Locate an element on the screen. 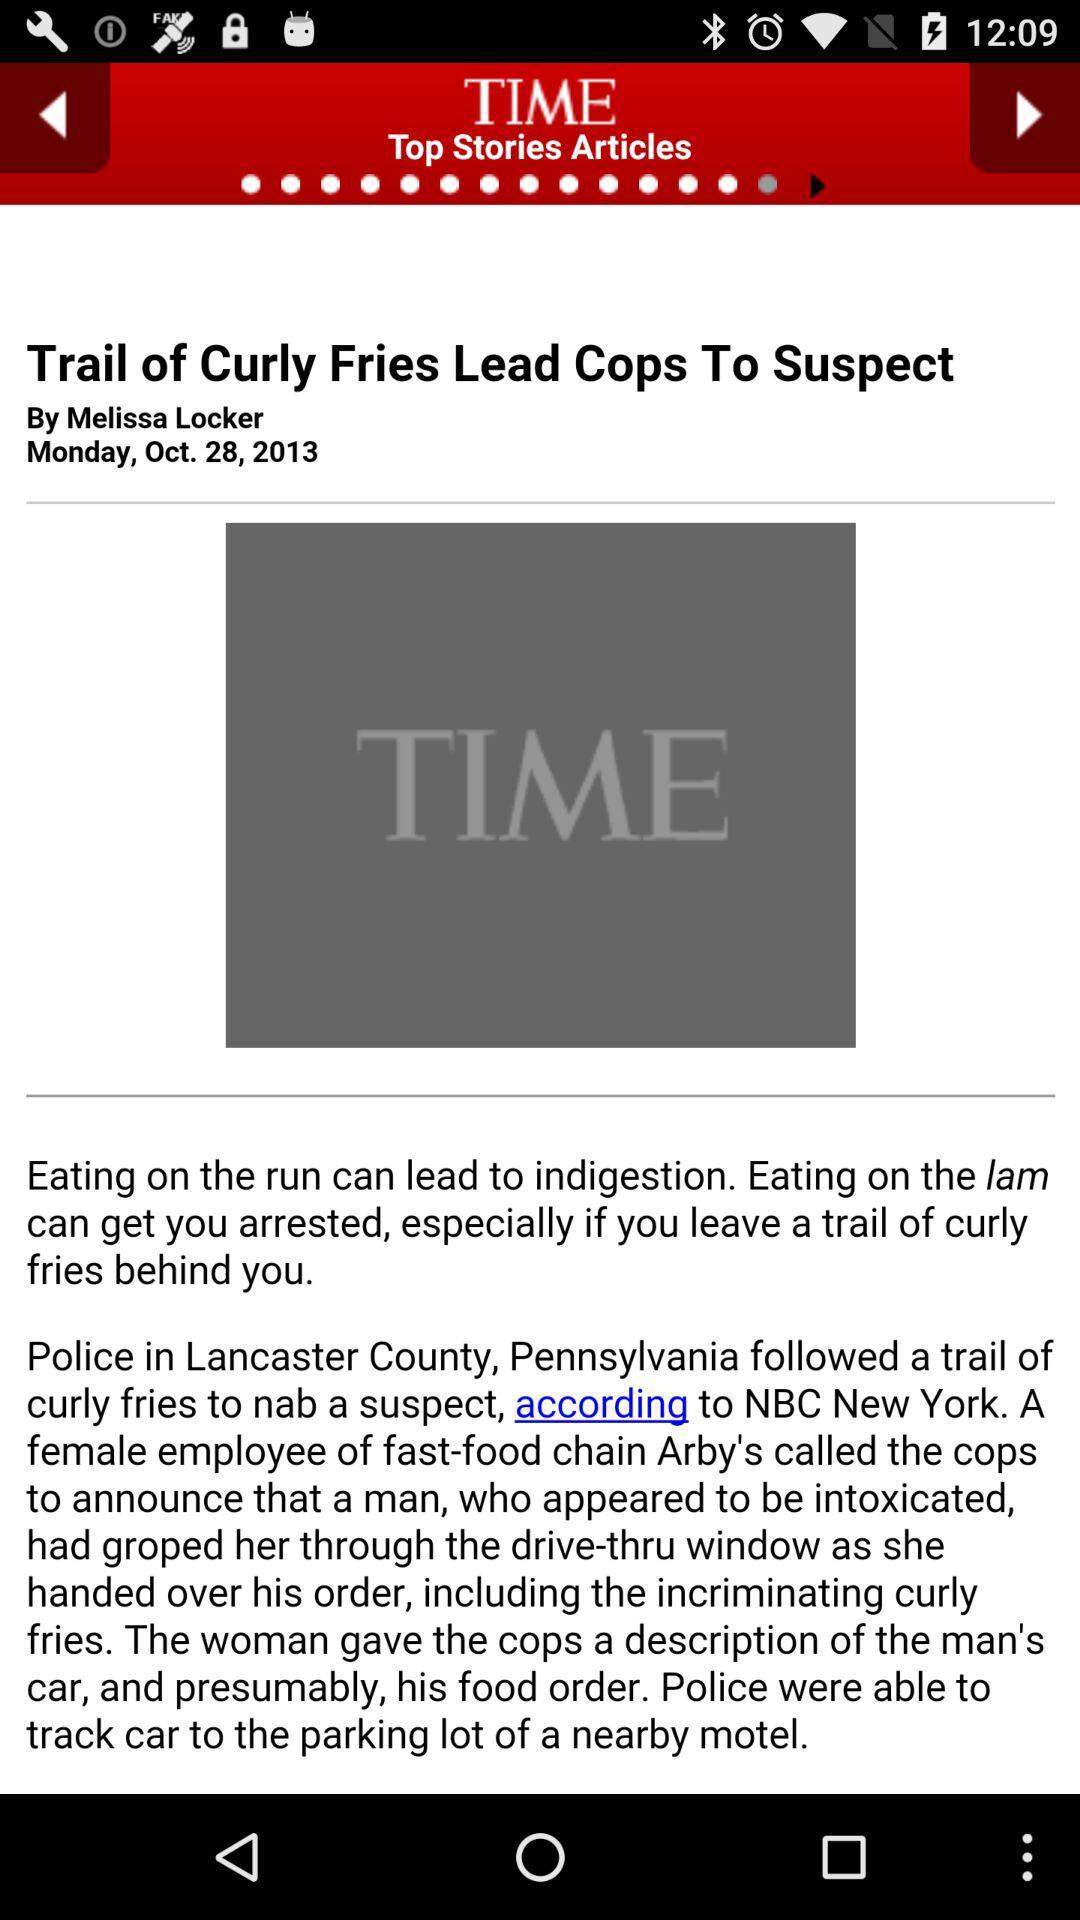  next page is located at coordinates (1024, 117).